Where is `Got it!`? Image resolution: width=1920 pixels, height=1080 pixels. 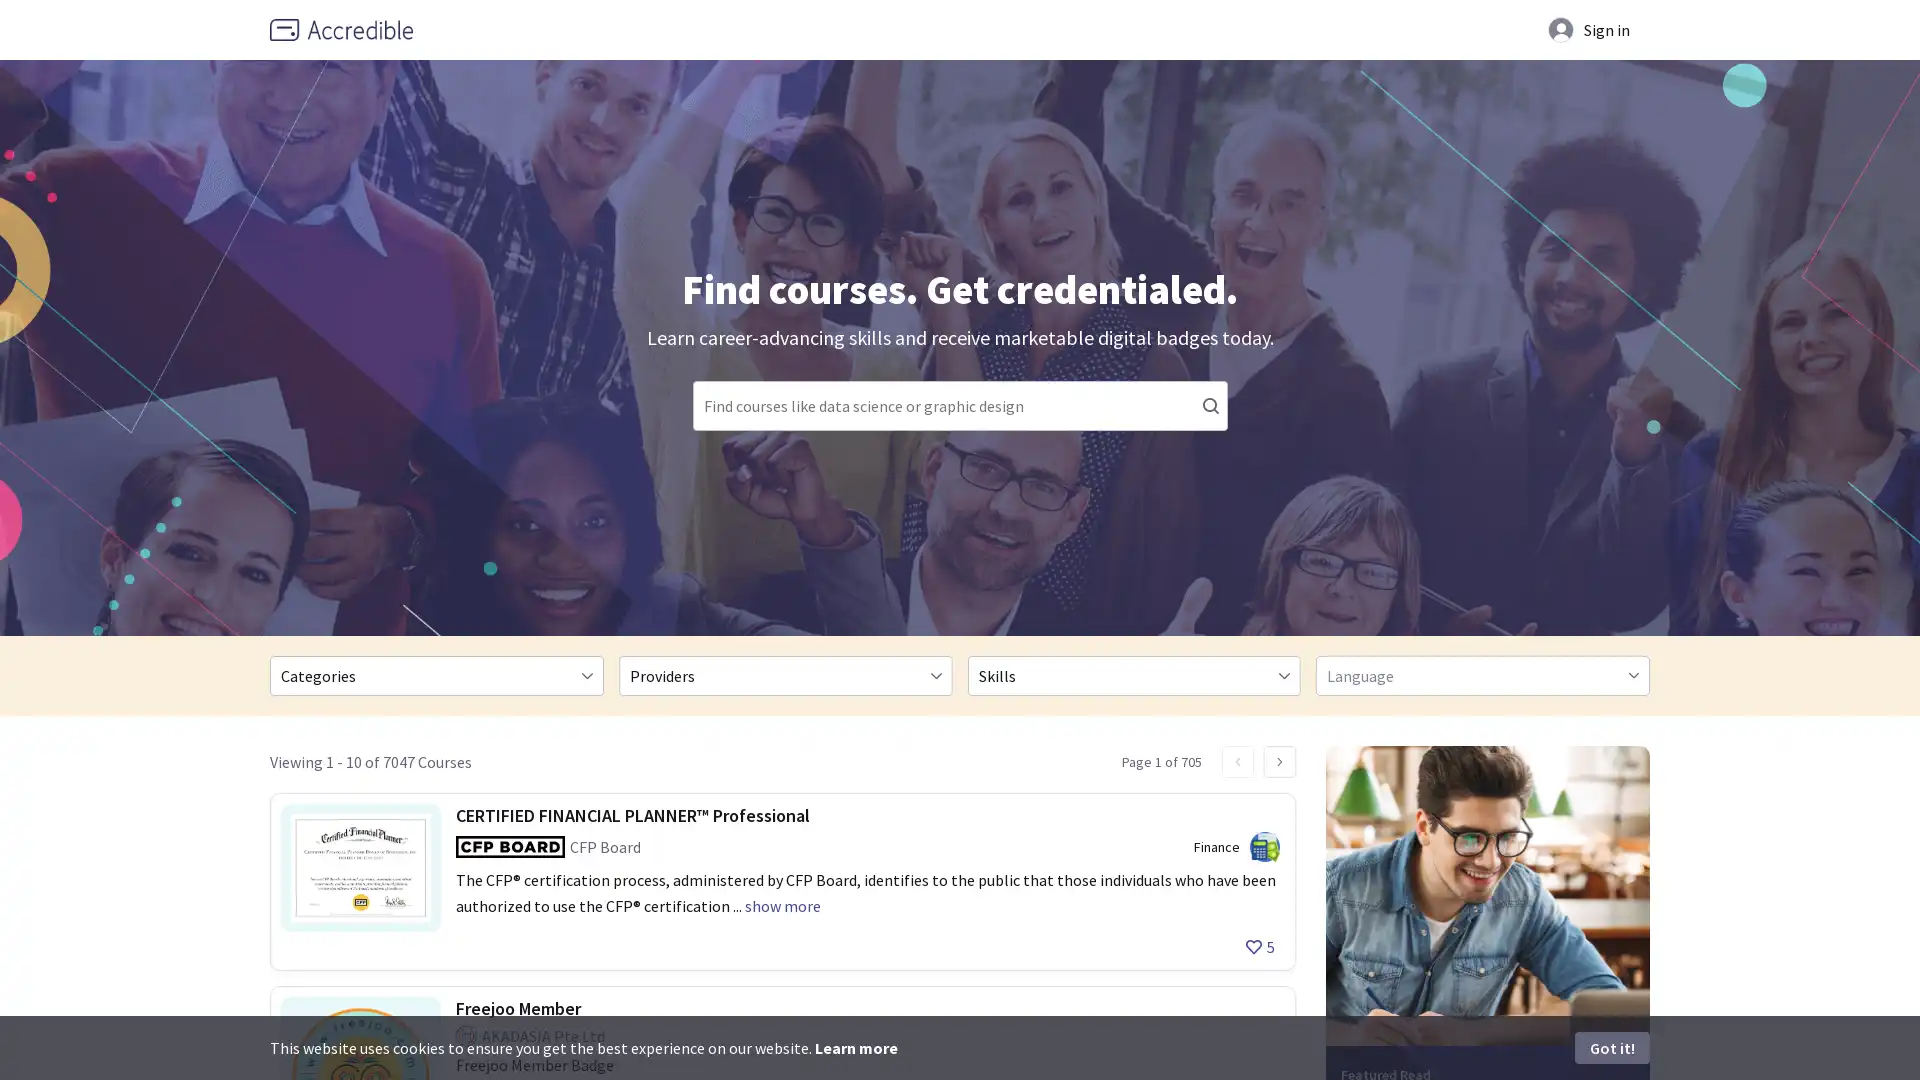
Got it! is located at coordinates (1612, 1047).